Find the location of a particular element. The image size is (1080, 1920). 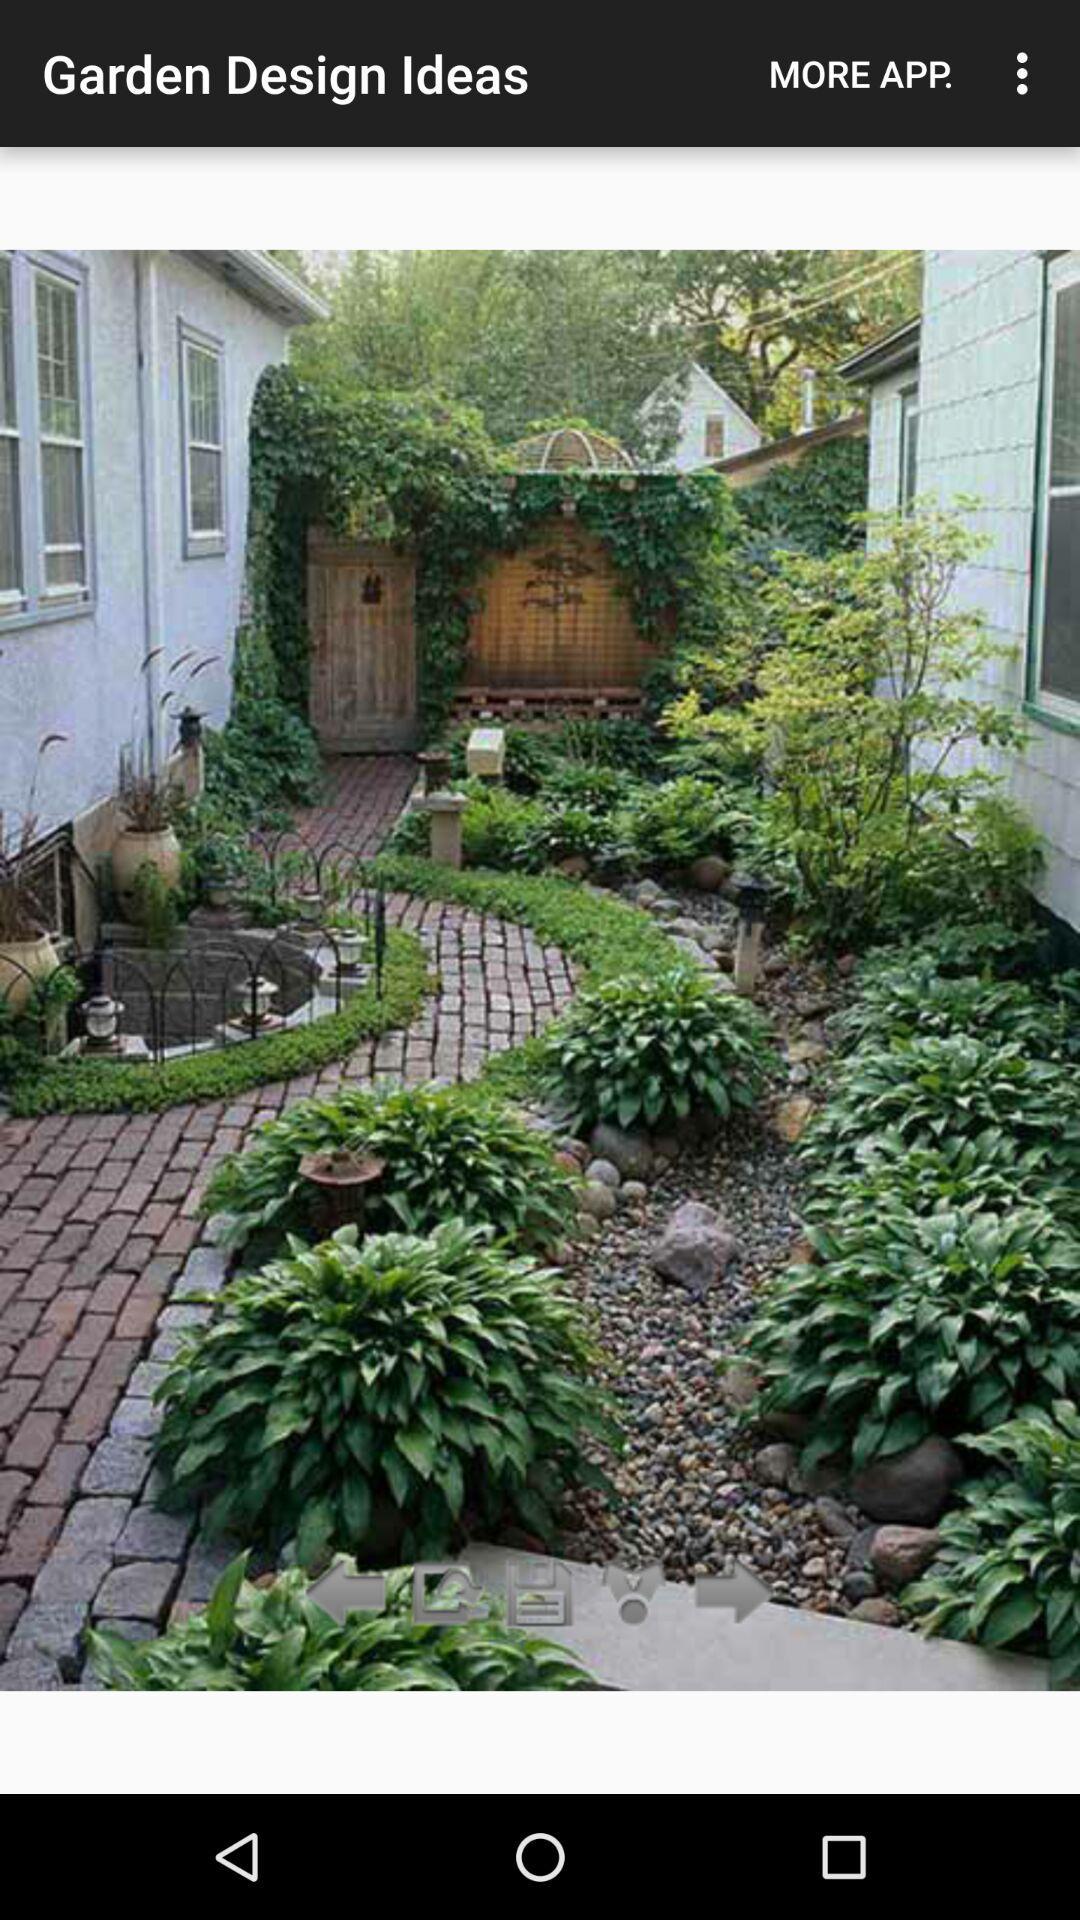

save is located at coordinates (540, 1593).